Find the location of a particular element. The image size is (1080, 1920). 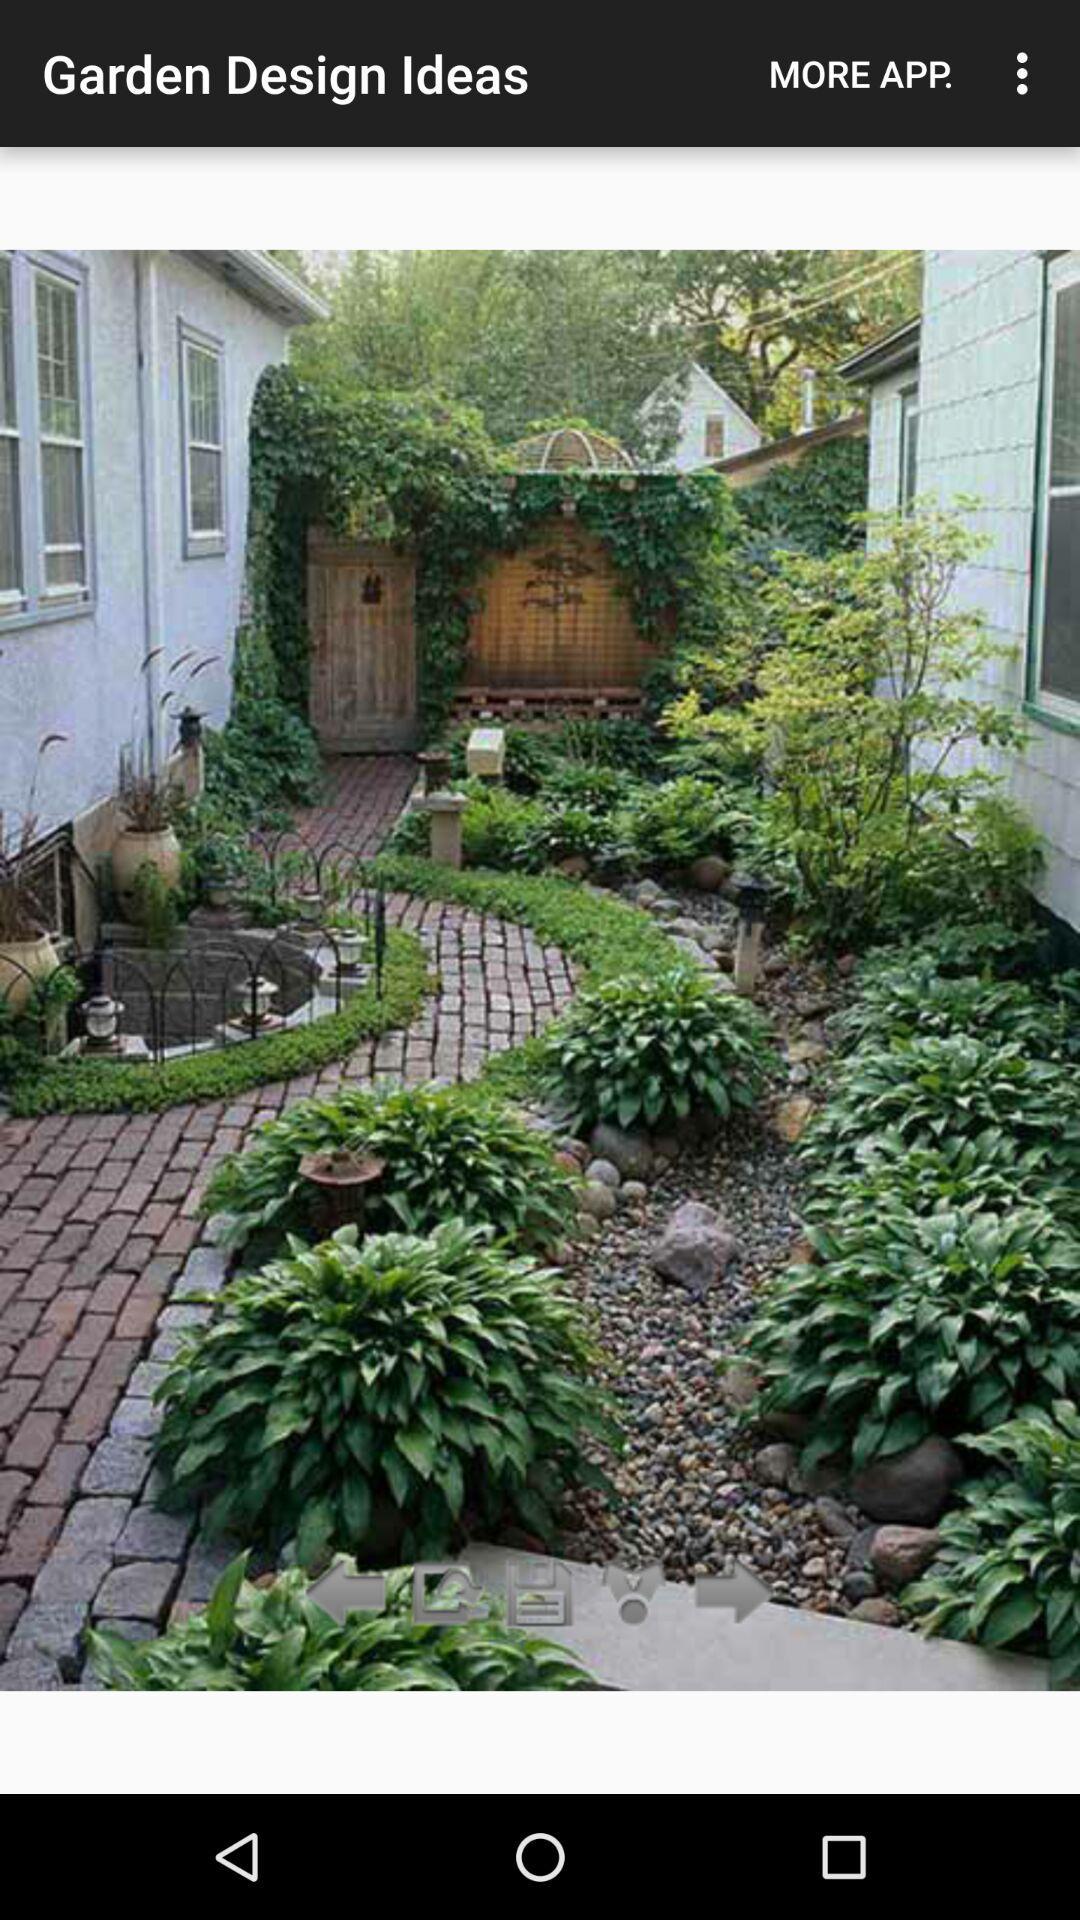

save is located at coordinates (540, 1593).